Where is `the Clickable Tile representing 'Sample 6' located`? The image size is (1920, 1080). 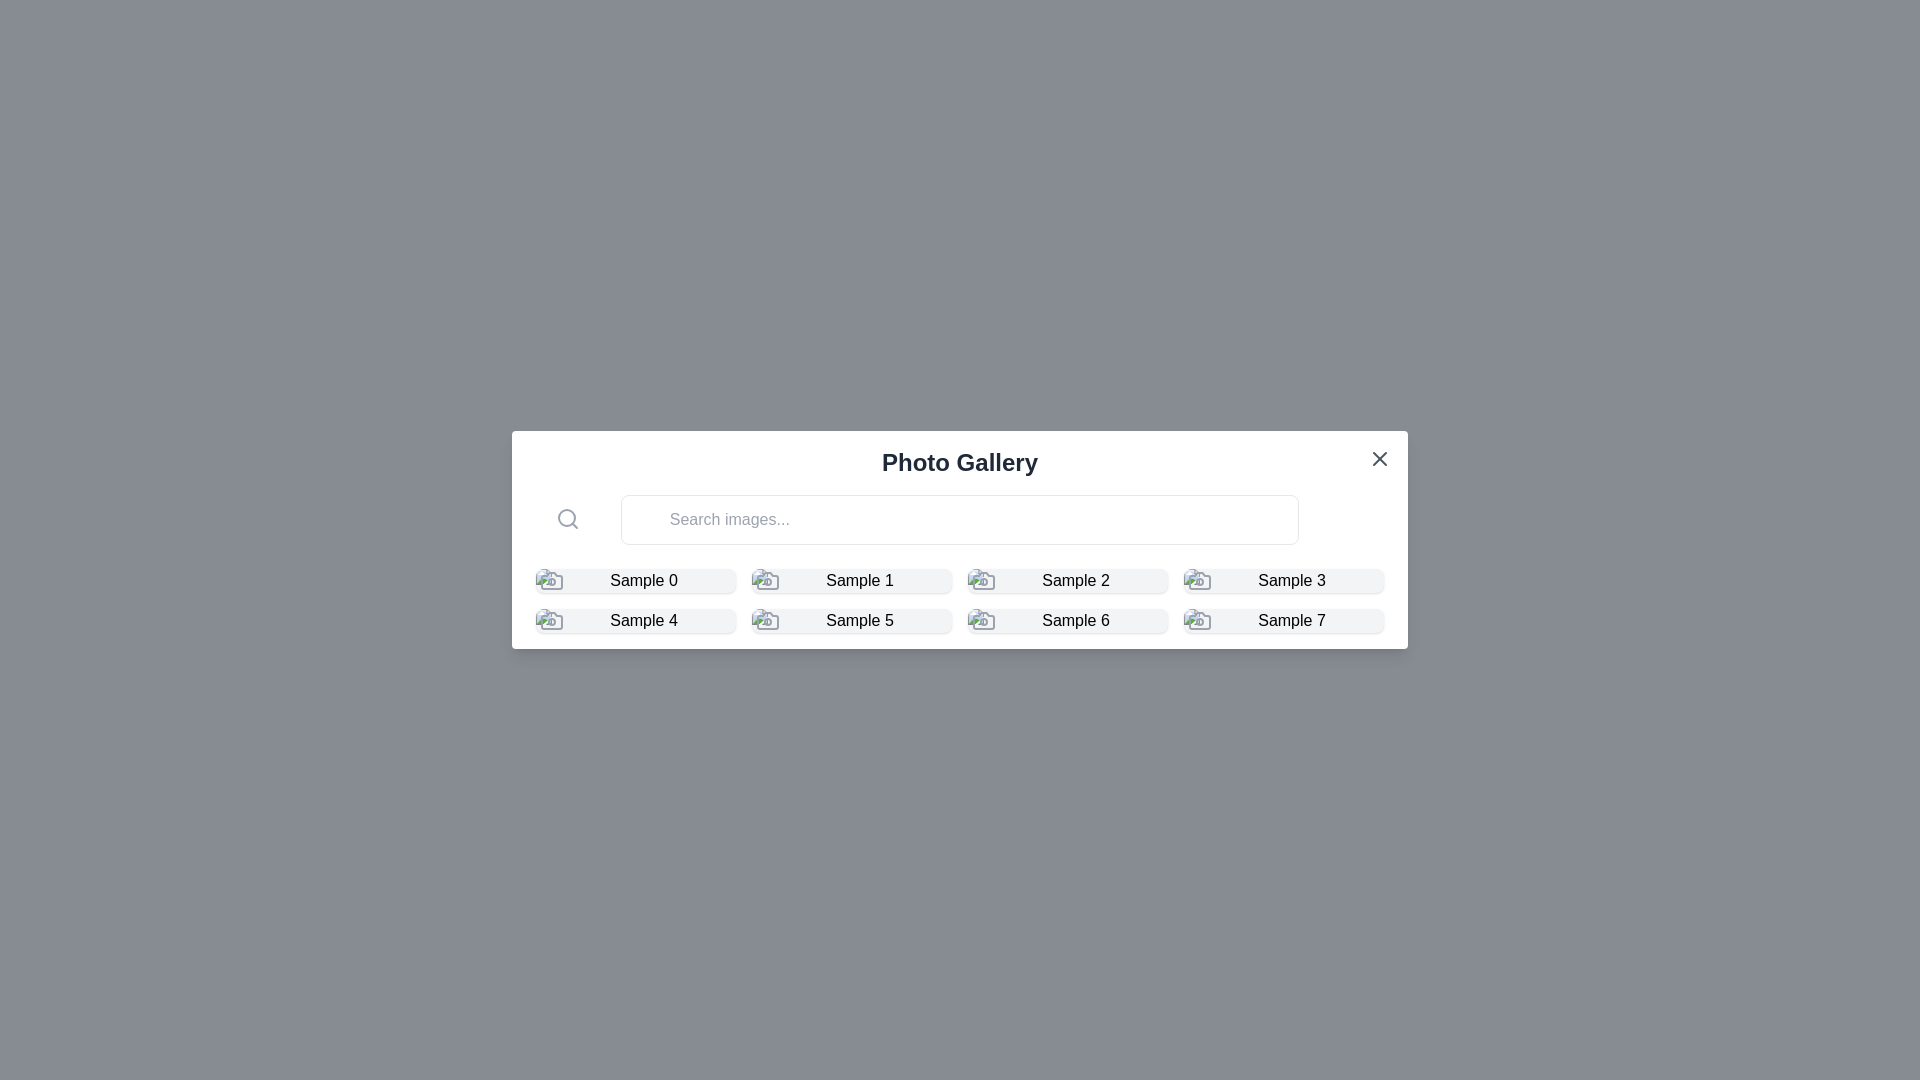
the Clickable Tile representing 'Sample 6' located is located at coordinates (1067, 620).